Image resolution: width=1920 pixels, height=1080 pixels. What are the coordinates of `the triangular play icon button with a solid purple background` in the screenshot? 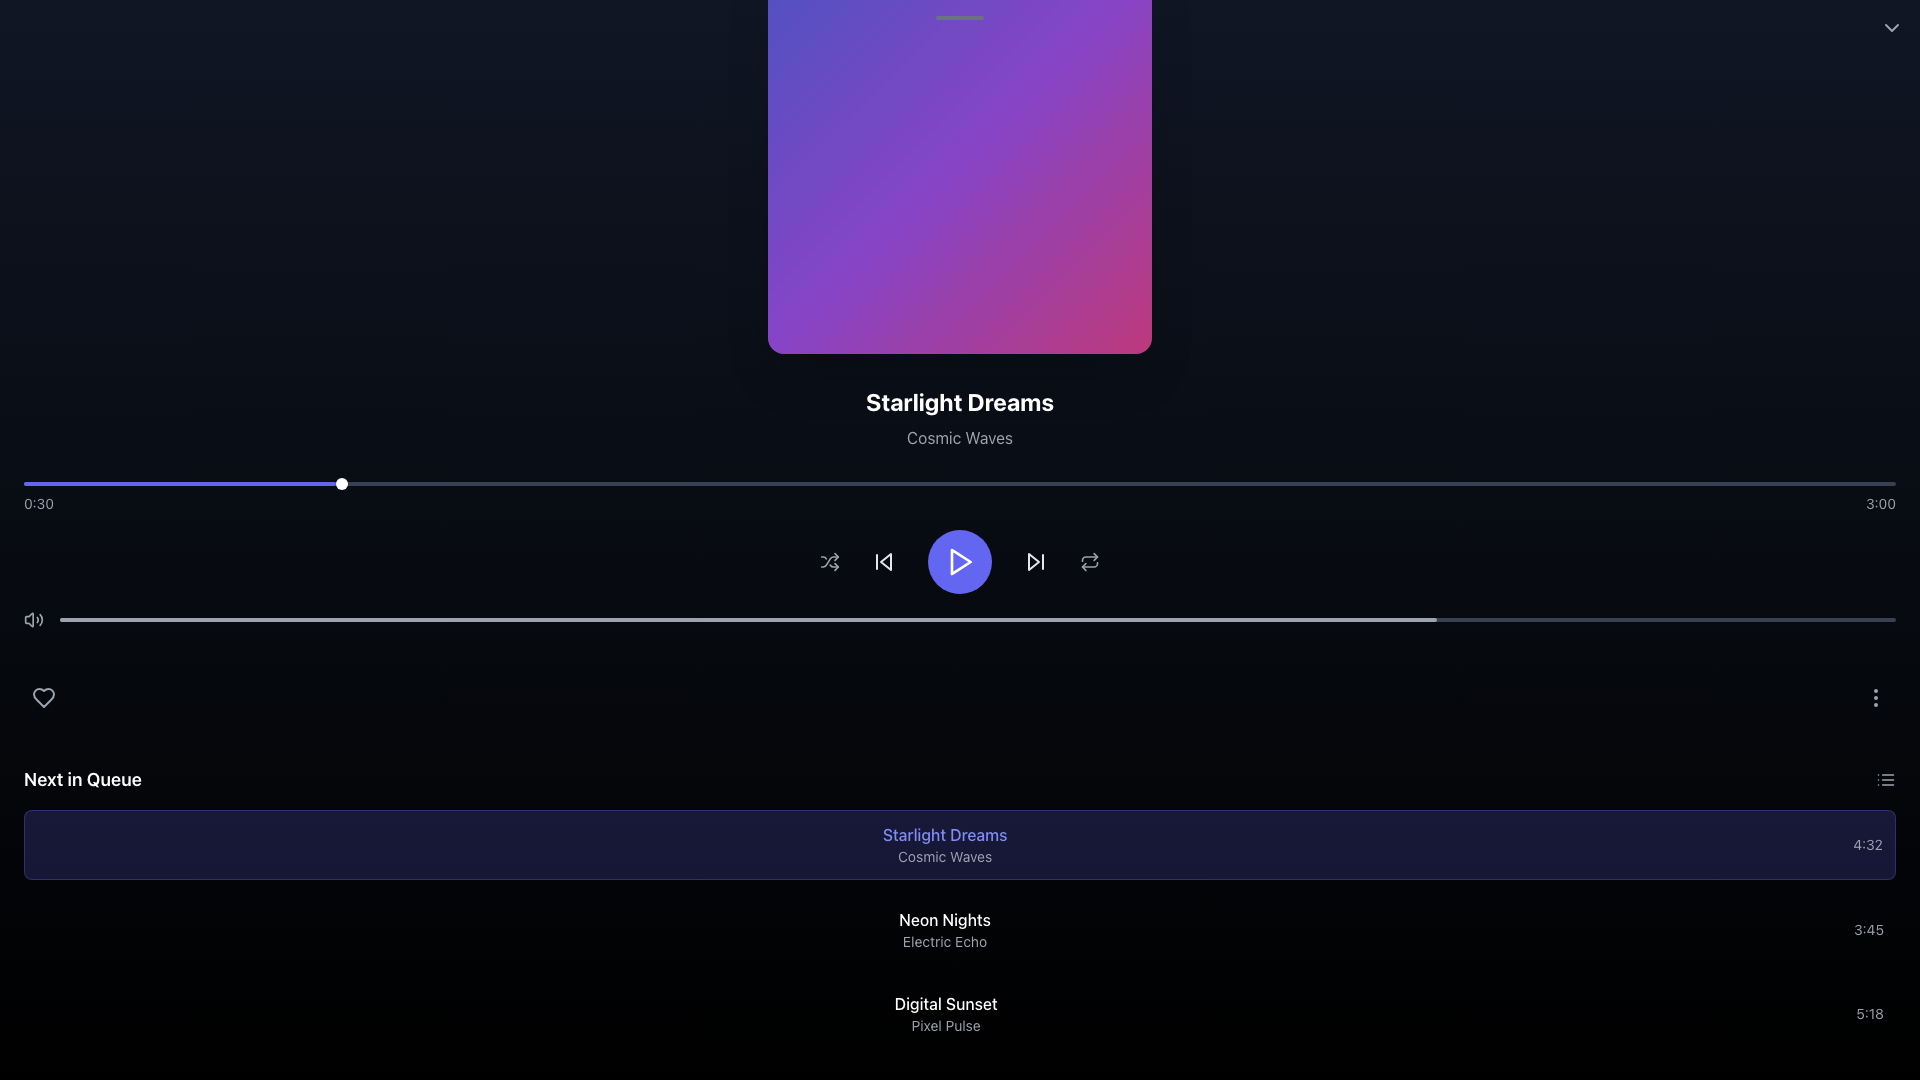 It's located at (961, 562).